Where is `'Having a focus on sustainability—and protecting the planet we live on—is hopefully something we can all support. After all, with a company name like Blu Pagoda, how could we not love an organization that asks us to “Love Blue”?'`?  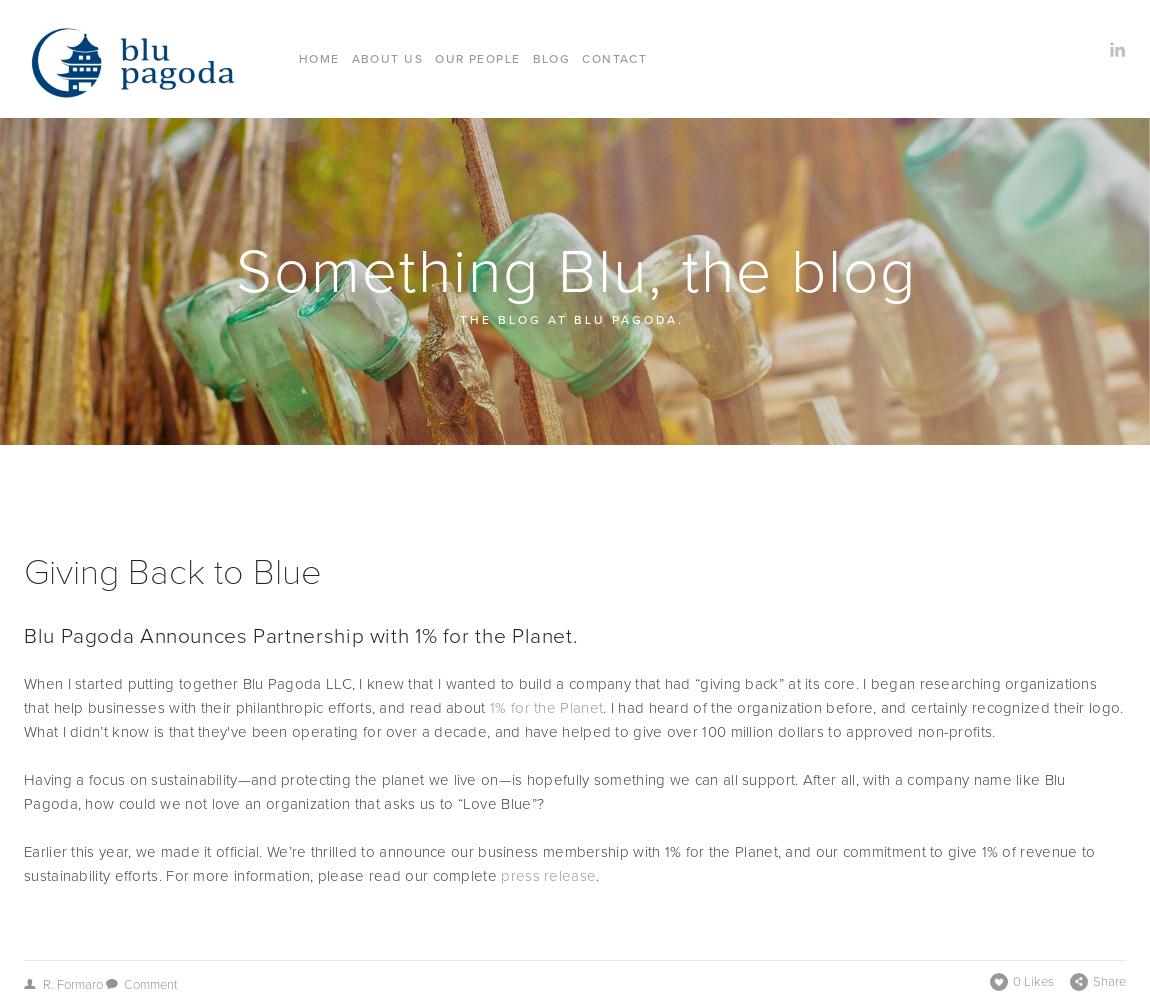
'Having a focus on sustainability—and protecting the planet we live on—is hopefully something we can all support. After all, with a company name like Blu Pagoda, how could we not love an organization that asks us to “Love Blue”?' is located at coordinates (546, 791).